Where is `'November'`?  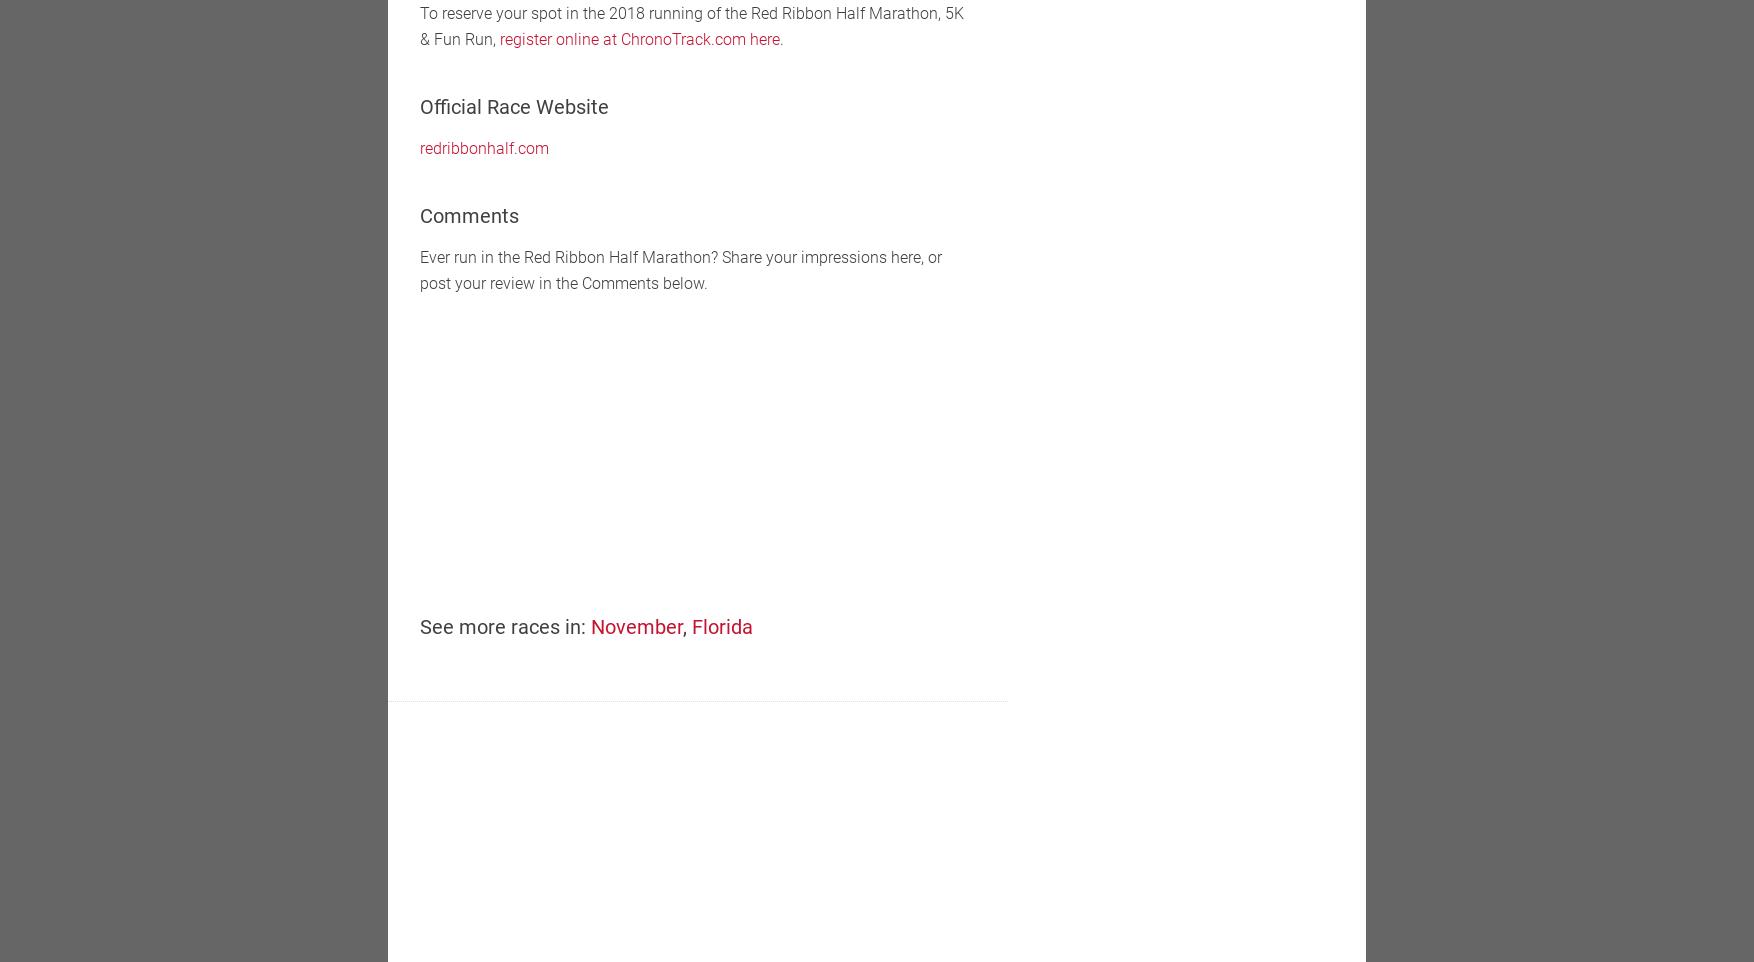 'November' is located at coordinates (636, 627).